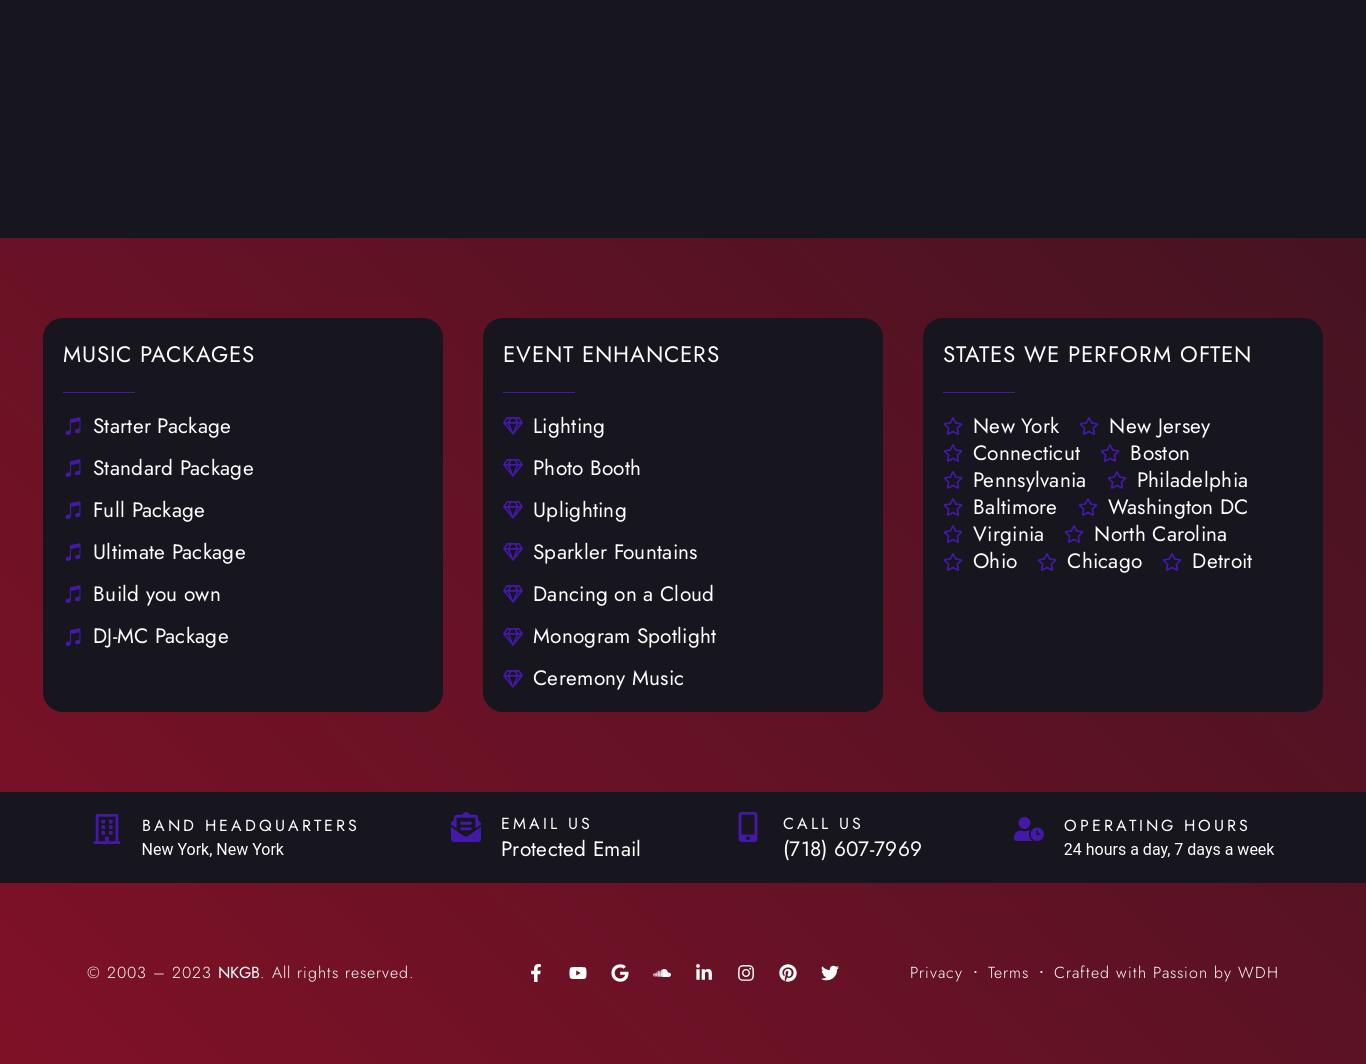  I want to click on 'Detroit', so click(1222, 559).